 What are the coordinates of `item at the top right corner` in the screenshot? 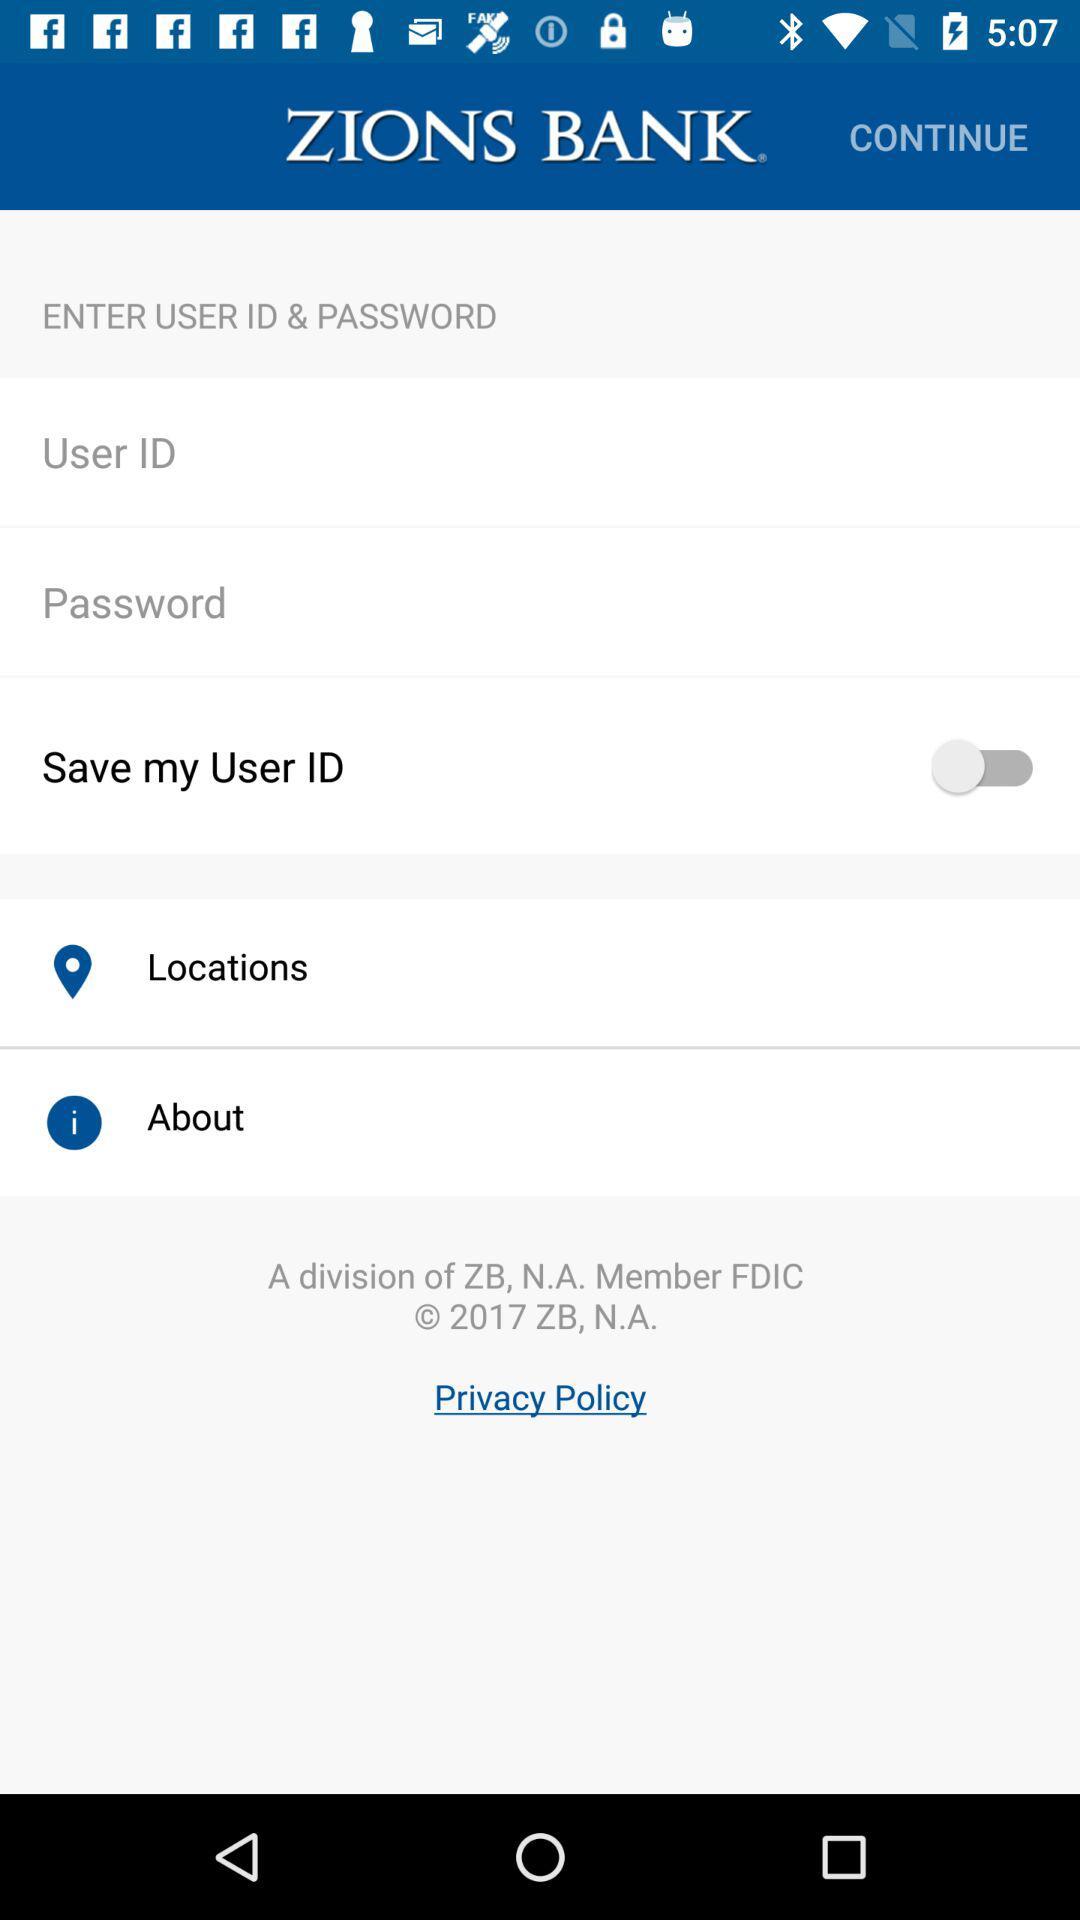 It's located at (938, 135).